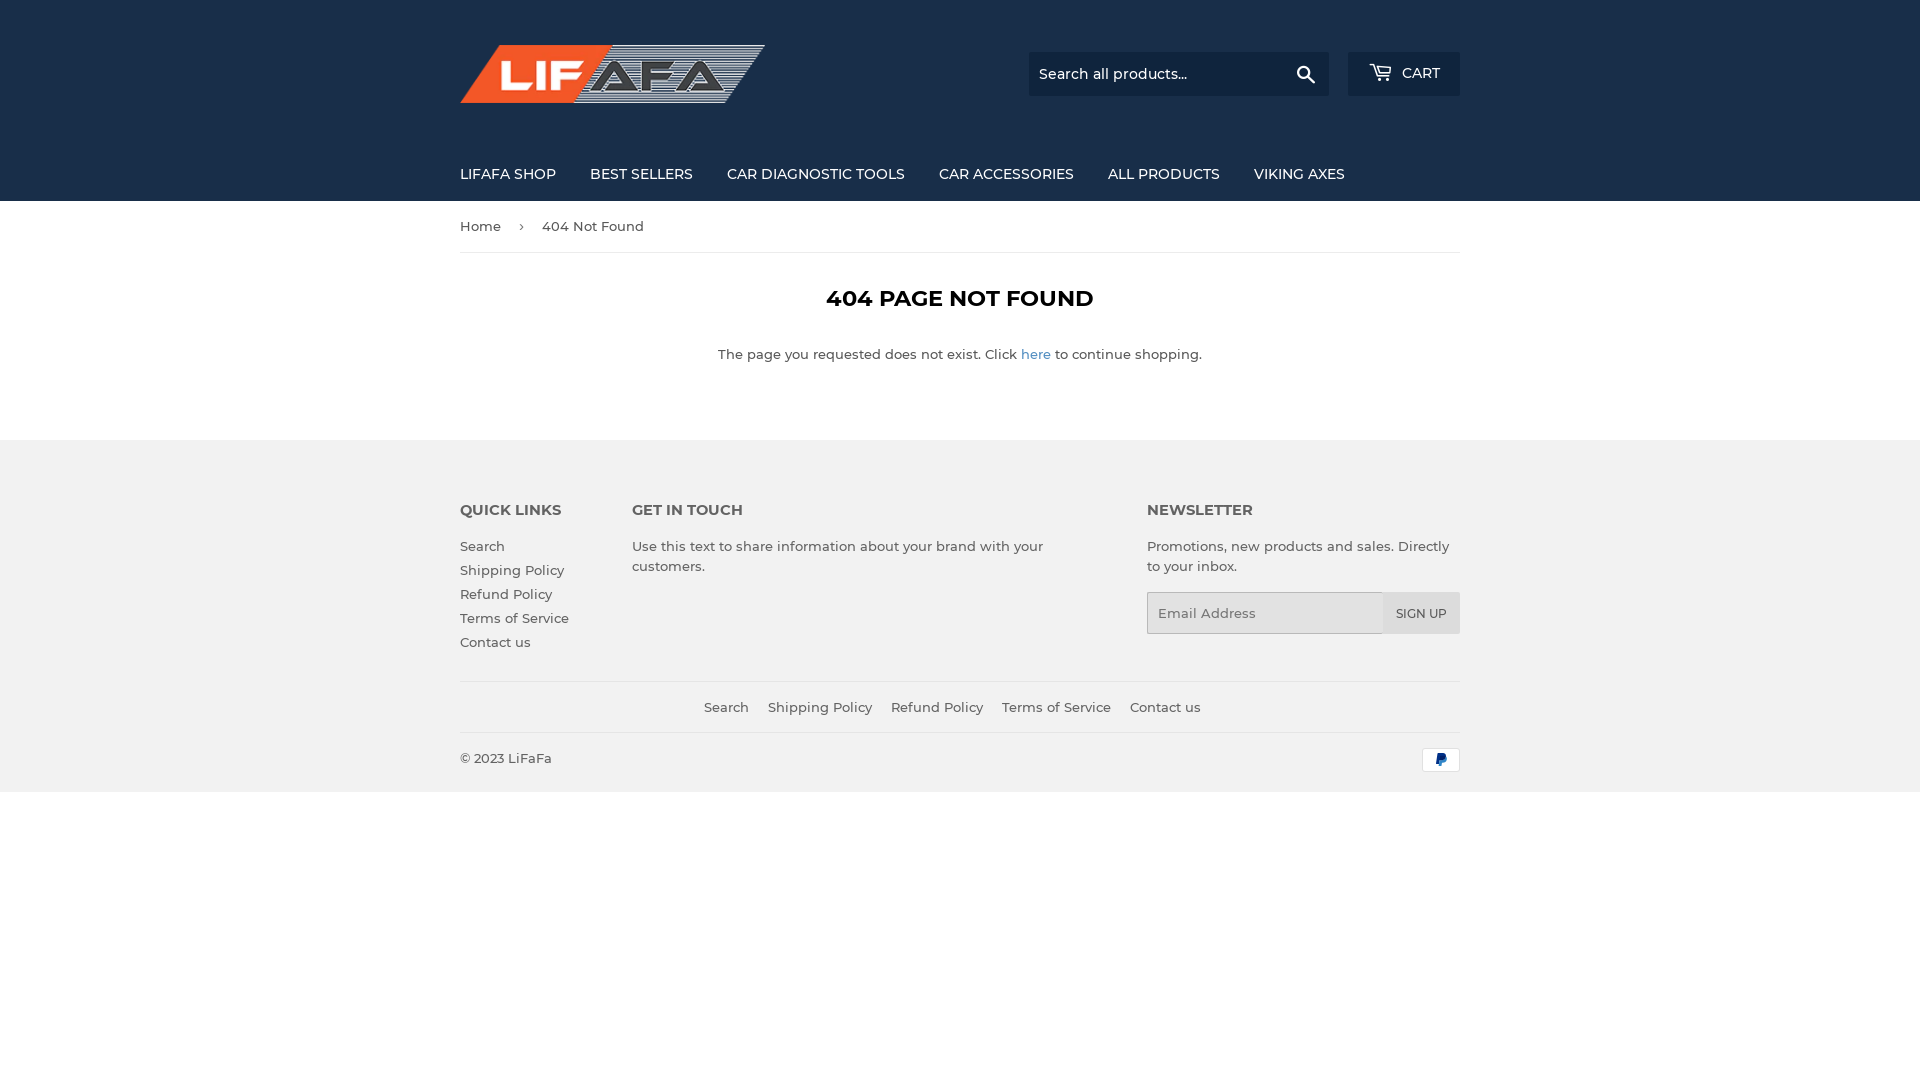 This screenshot has width=1920, height=1080. What do you see at coordinates (1092, 172) in the screenshot?
I see `'ALL PRODUCTS'` at bounding box center [1092, 172].